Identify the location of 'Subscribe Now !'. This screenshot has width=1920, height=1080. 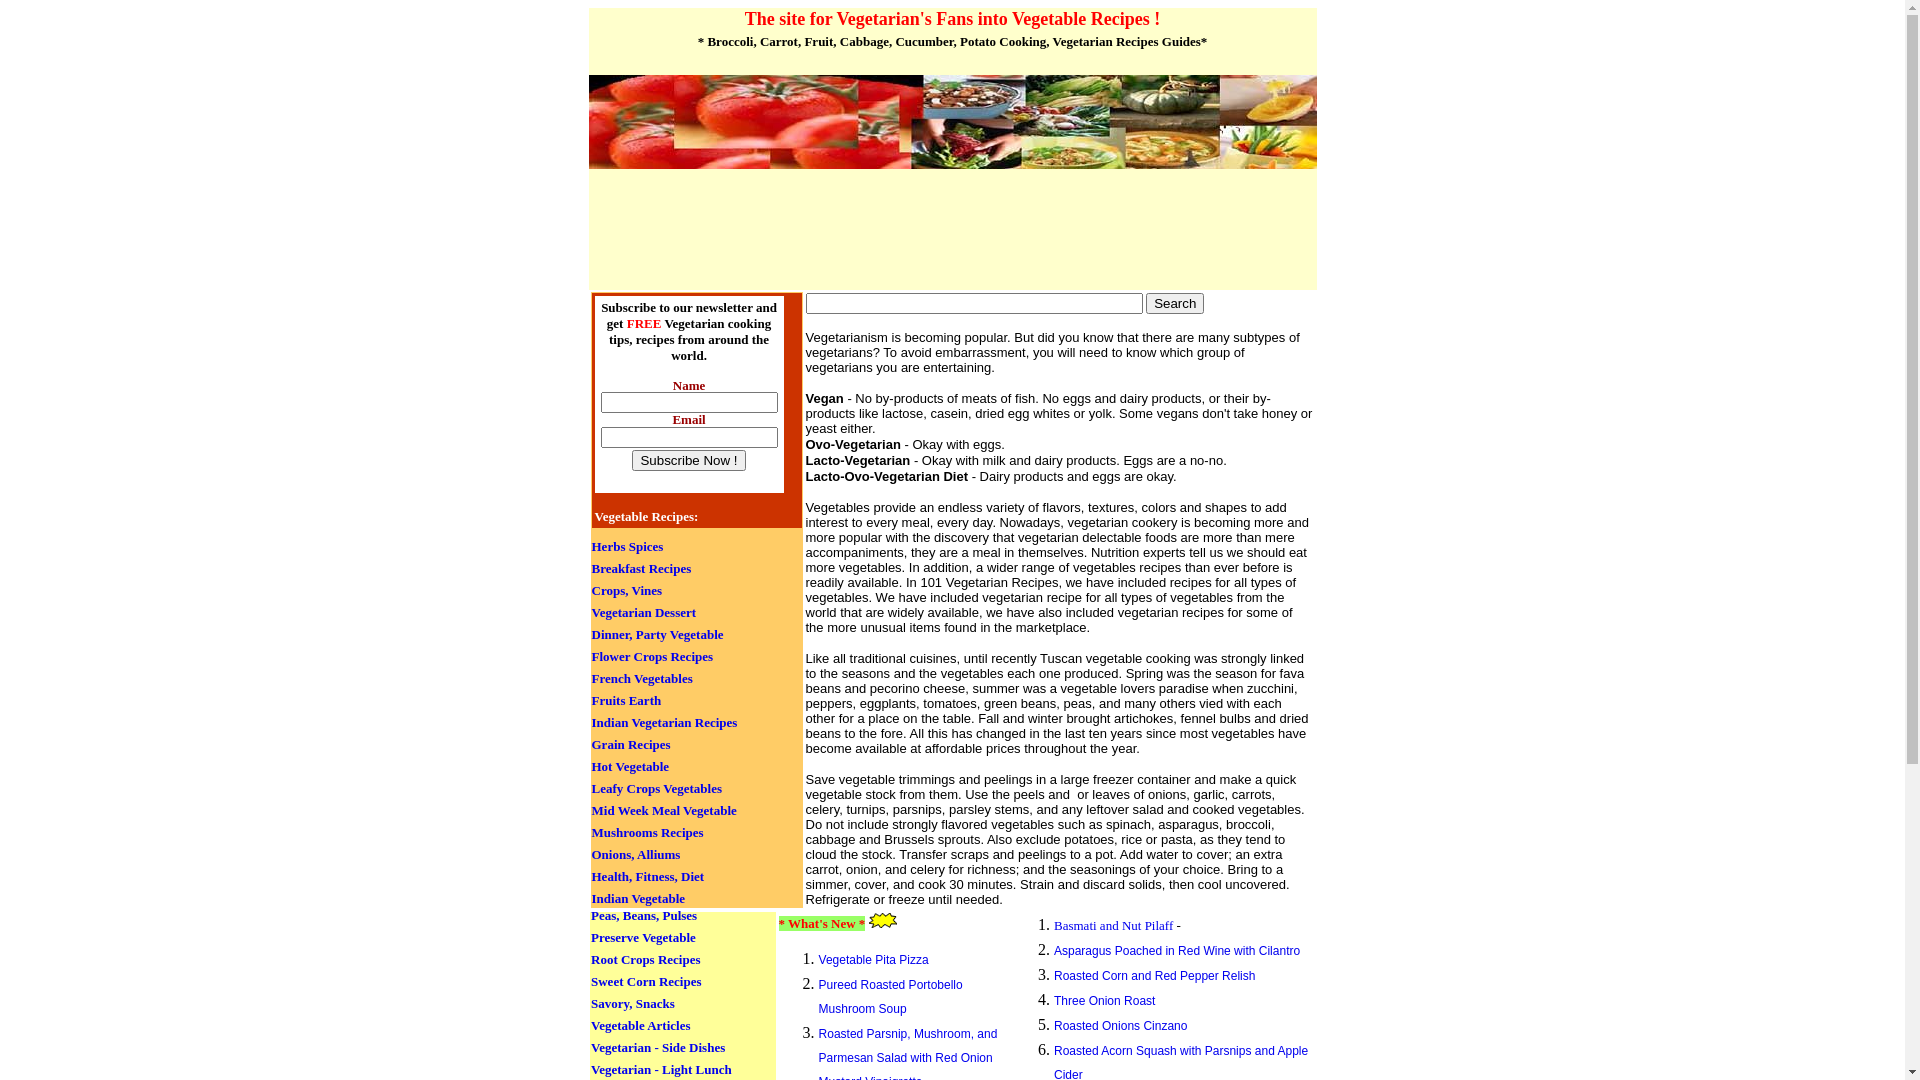
(688, 460).